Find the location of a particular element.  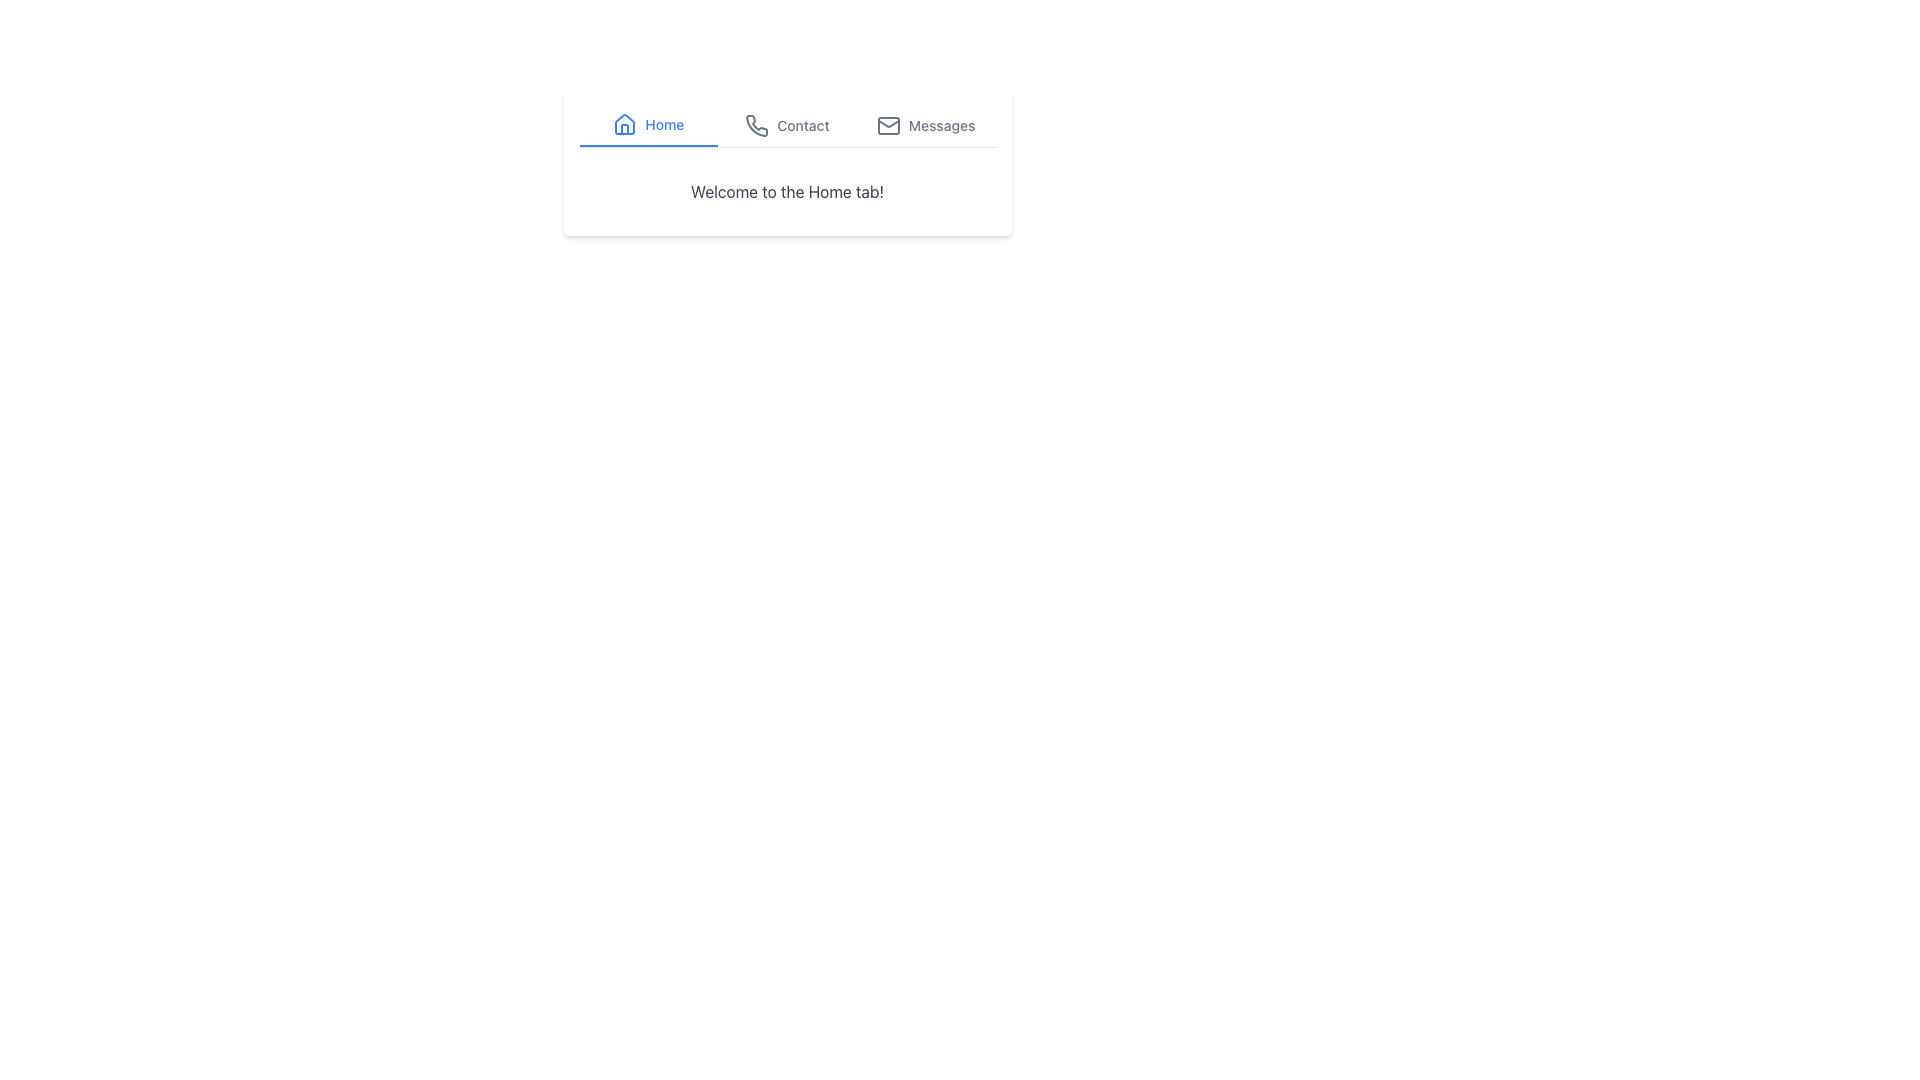

the 'Home' navigation tab button located at the top-left area of the application is located at coordinates (648, 126).